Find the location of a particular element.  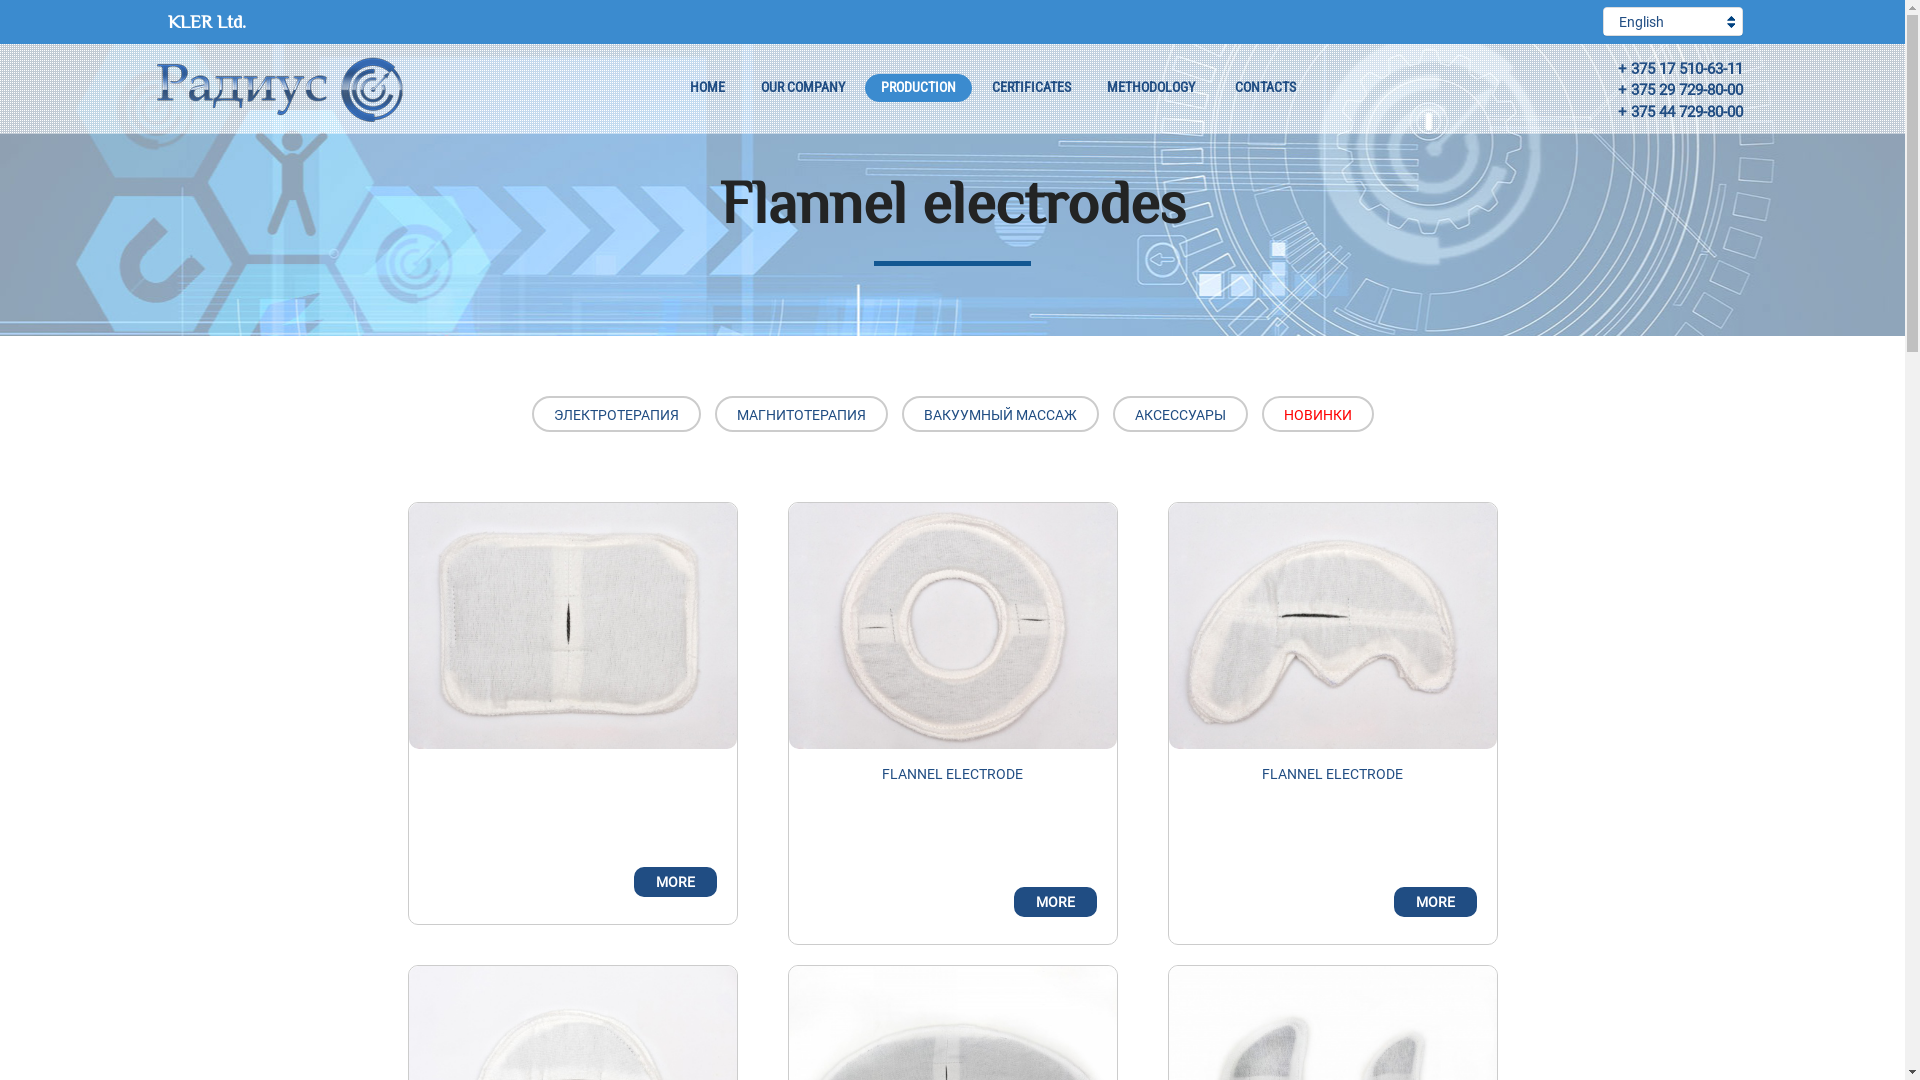

'English' is located at coordinates (1603, 21).